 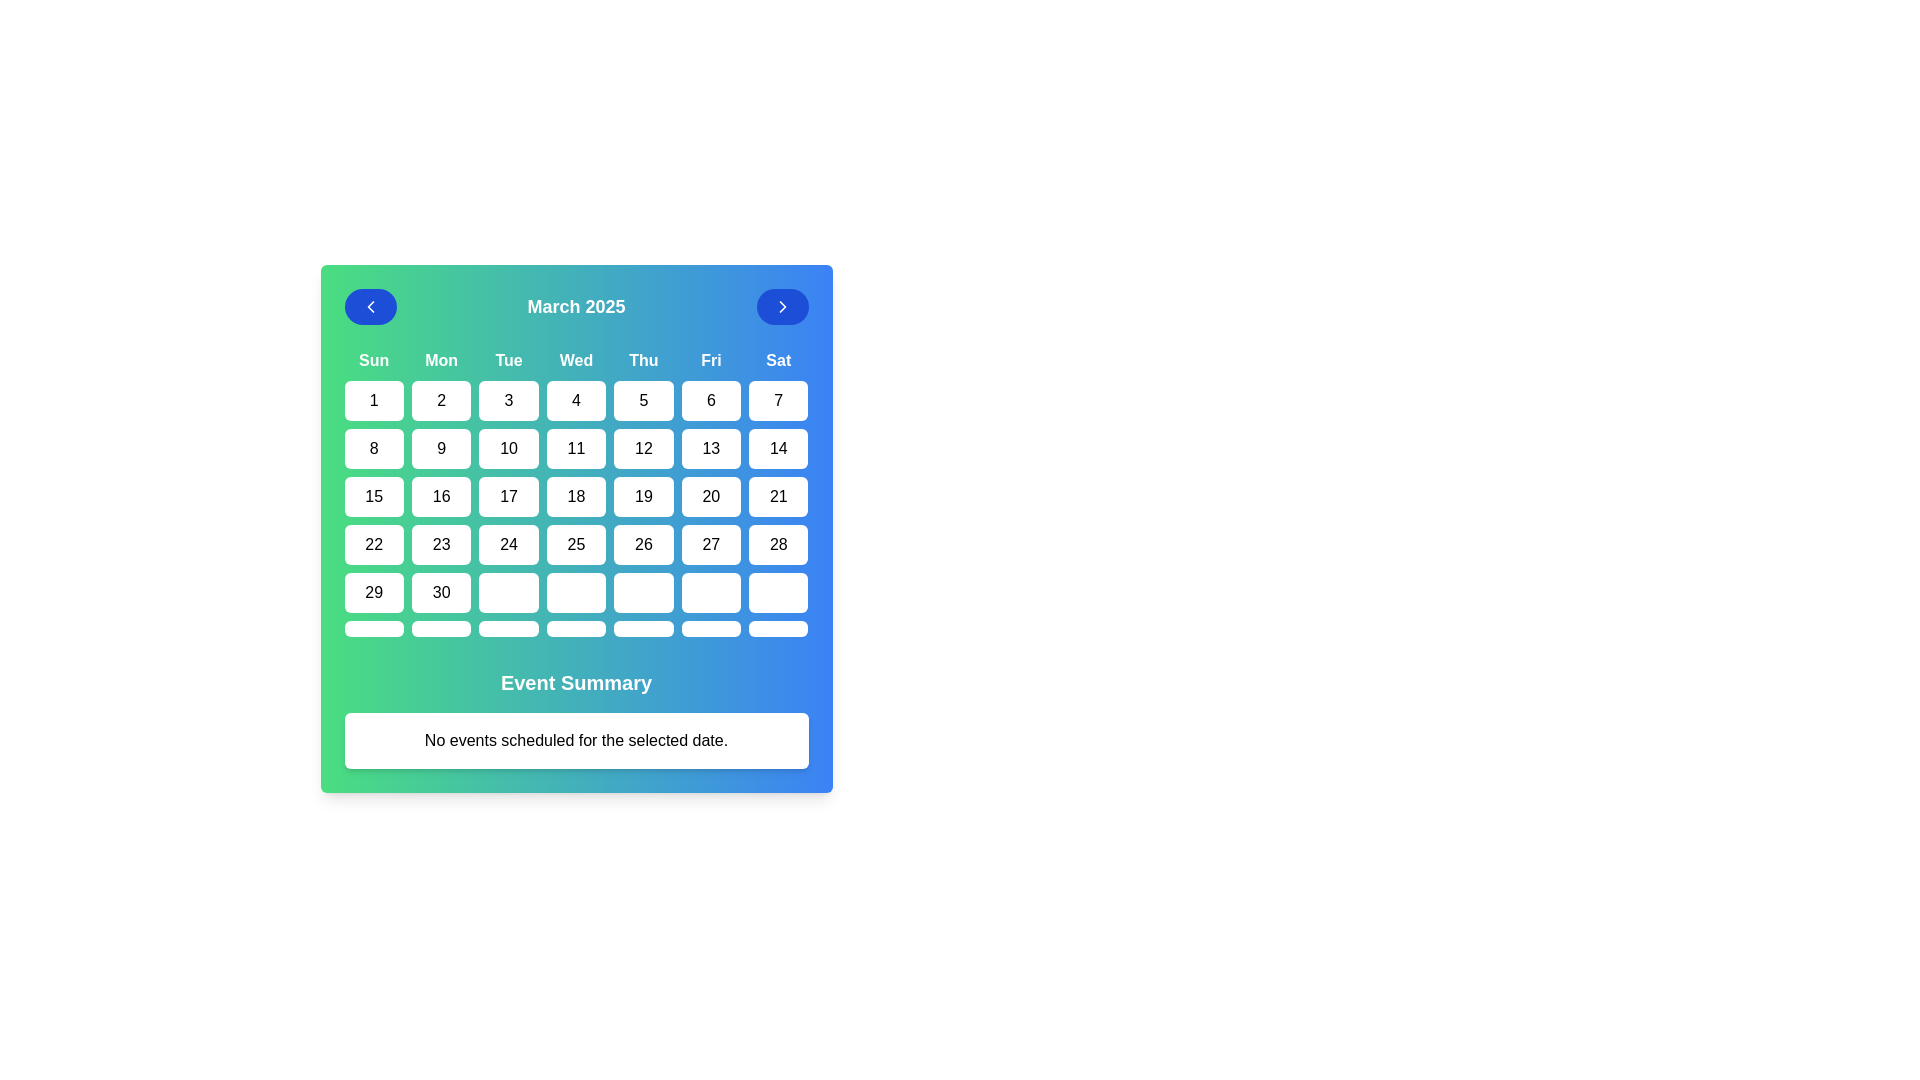 What do you see at coordinates (575, 527) in the screenshot?
I see `the dates in the Calendar View for additional information, which is displayed within the interactive grid of dates for March 2025` at bounding box center [575, 527].